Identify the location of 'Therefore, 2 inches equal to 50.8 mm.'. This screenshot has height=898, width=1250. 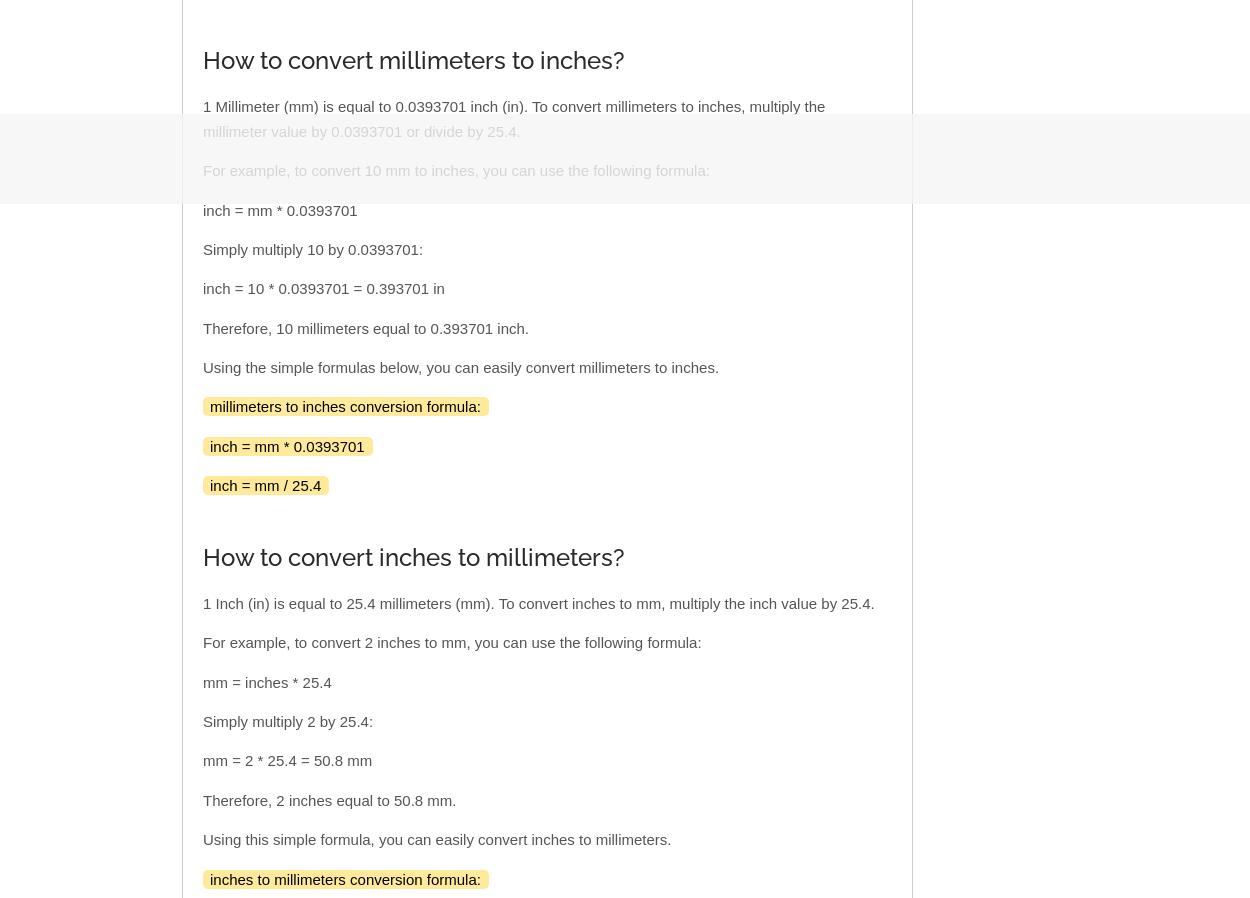
(328, 799).